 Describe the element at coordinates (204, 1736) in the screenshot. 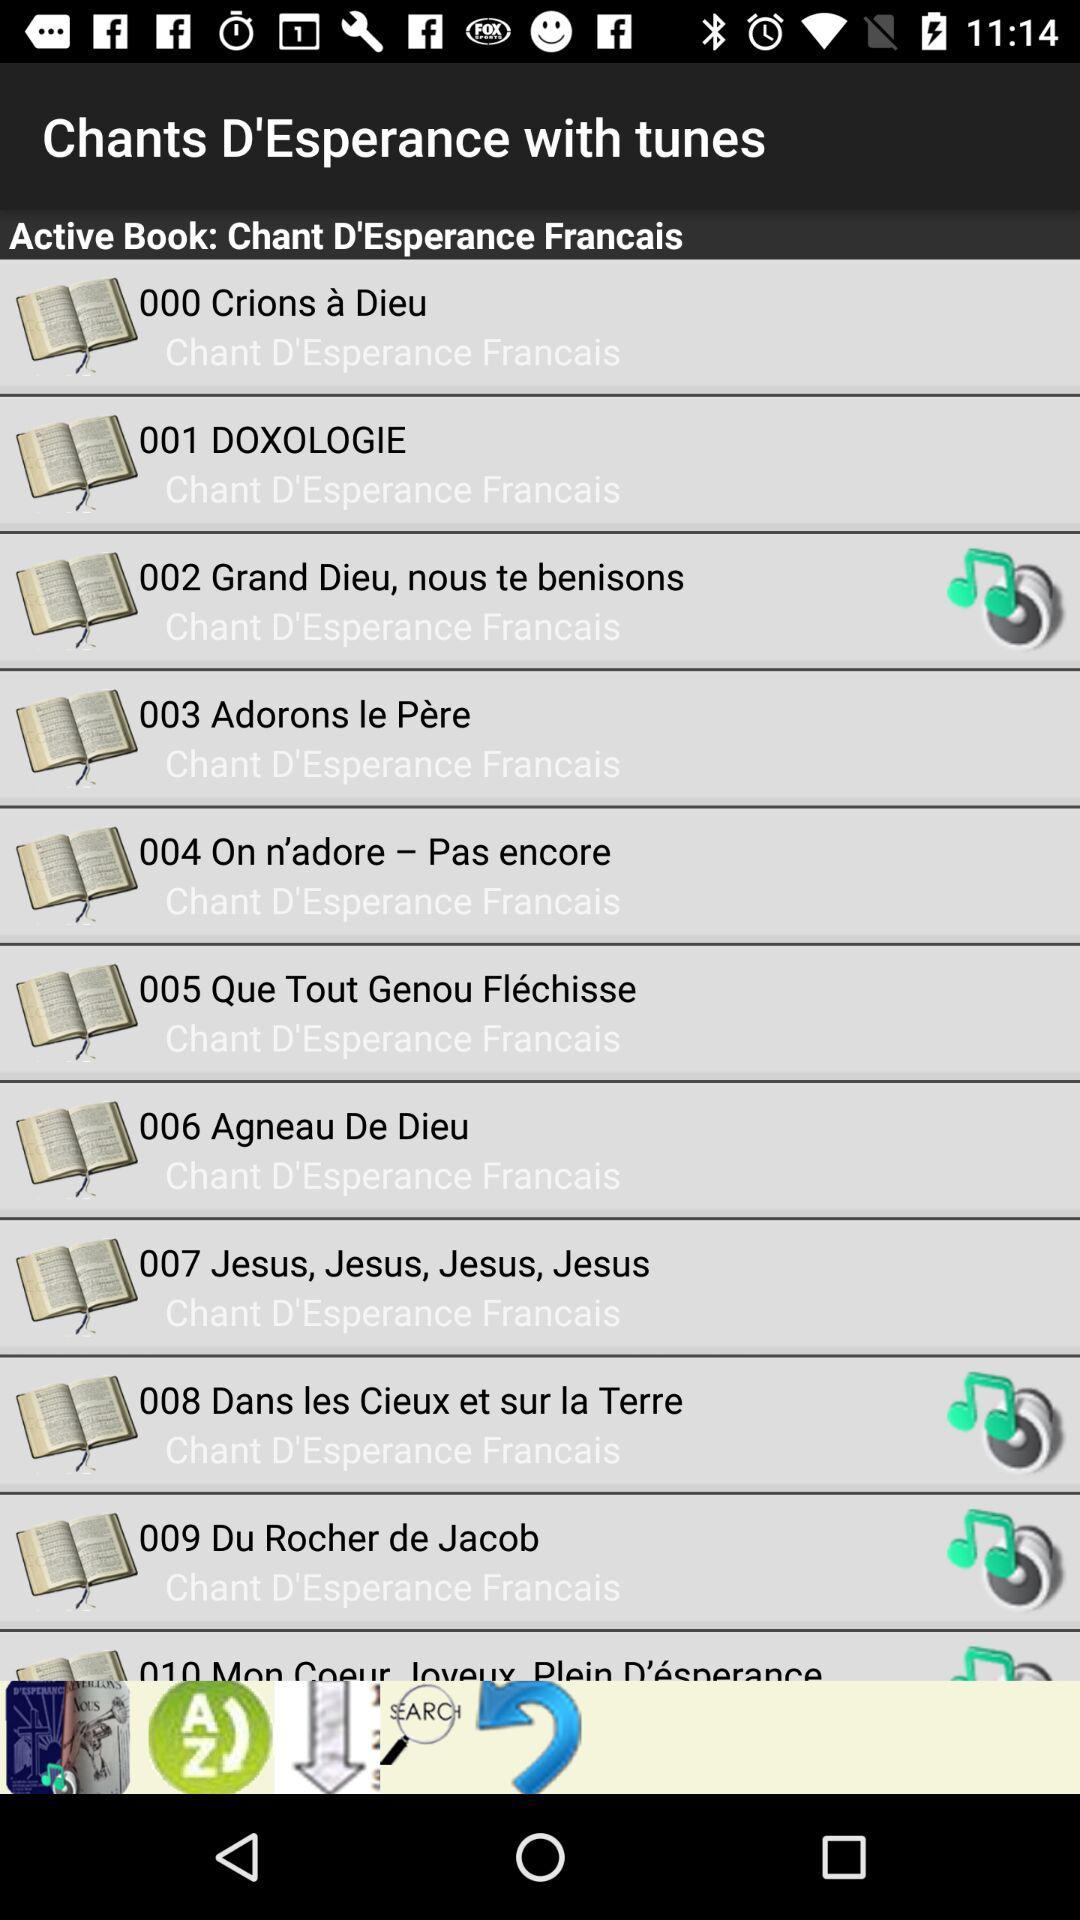

I see `the avatar icon` at that location.